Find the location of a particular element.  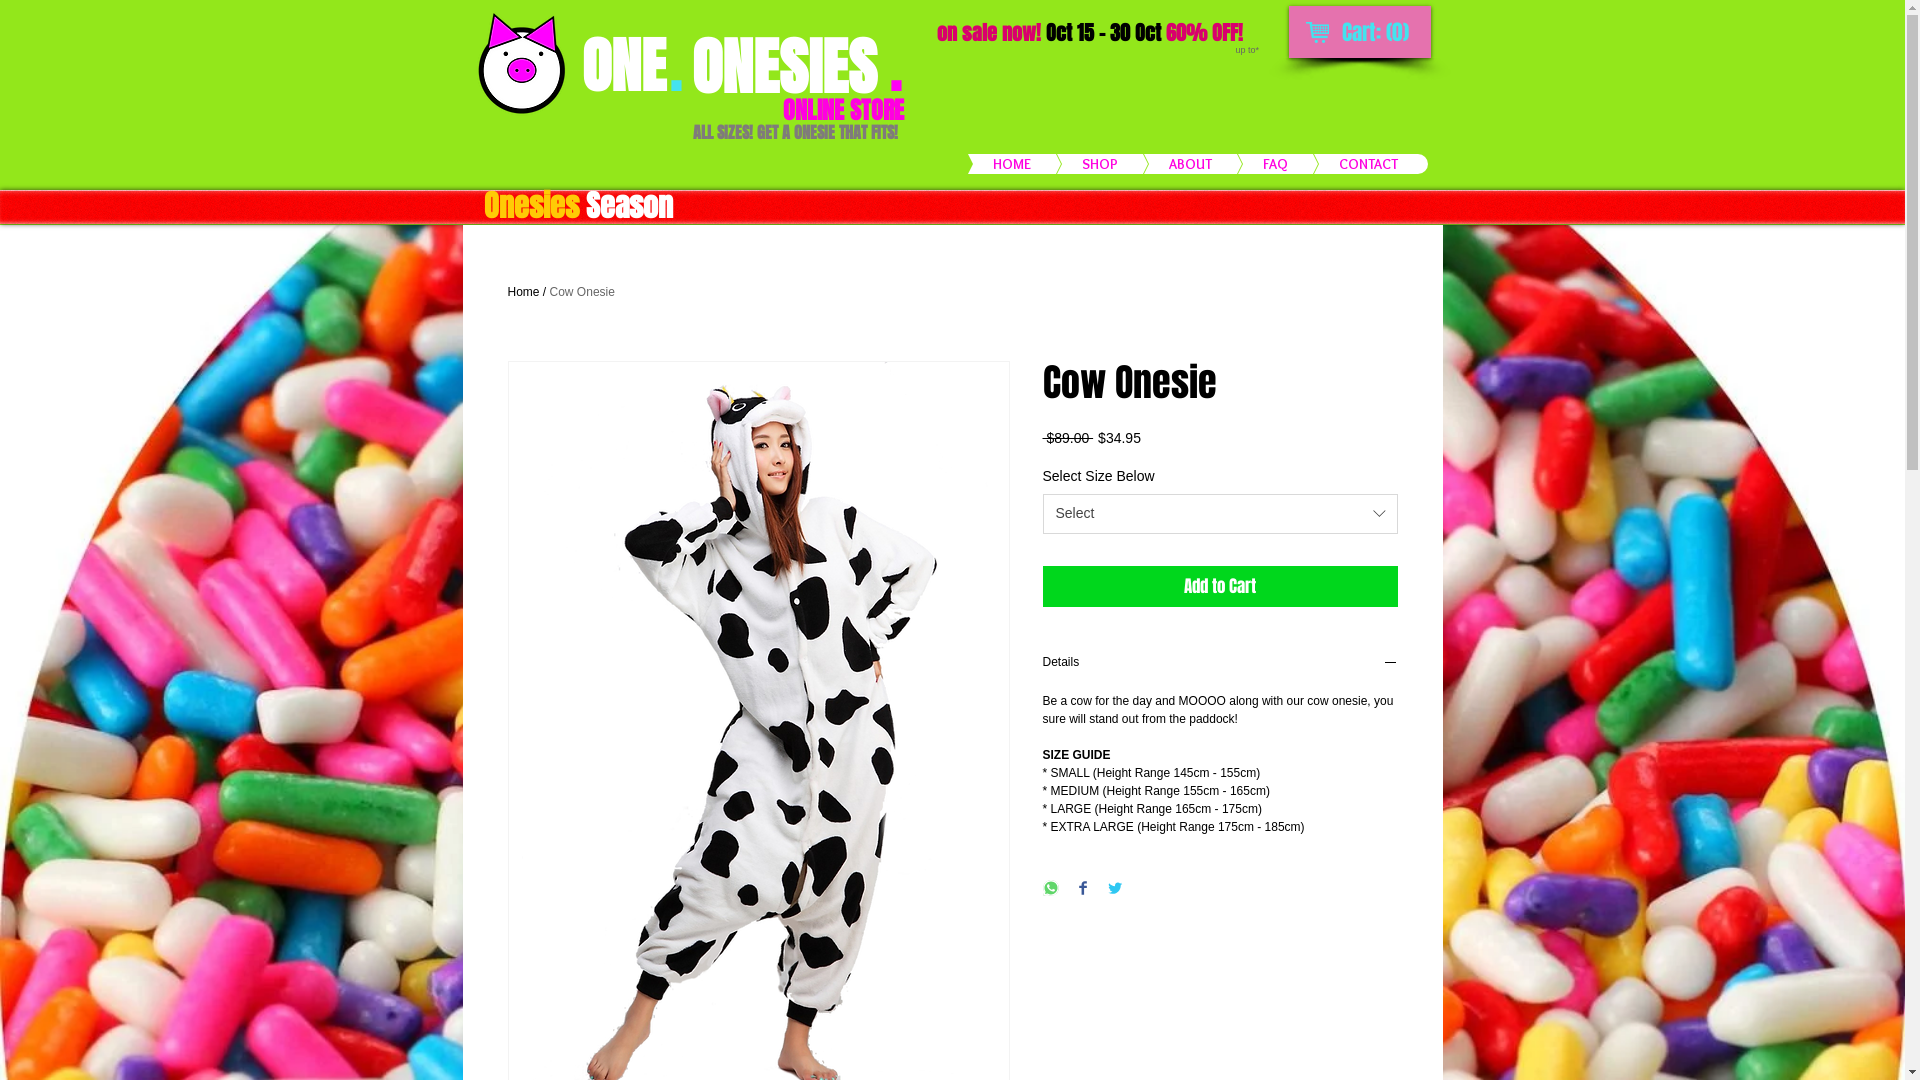

'SHOP' is located at coordinates (1069, 163).